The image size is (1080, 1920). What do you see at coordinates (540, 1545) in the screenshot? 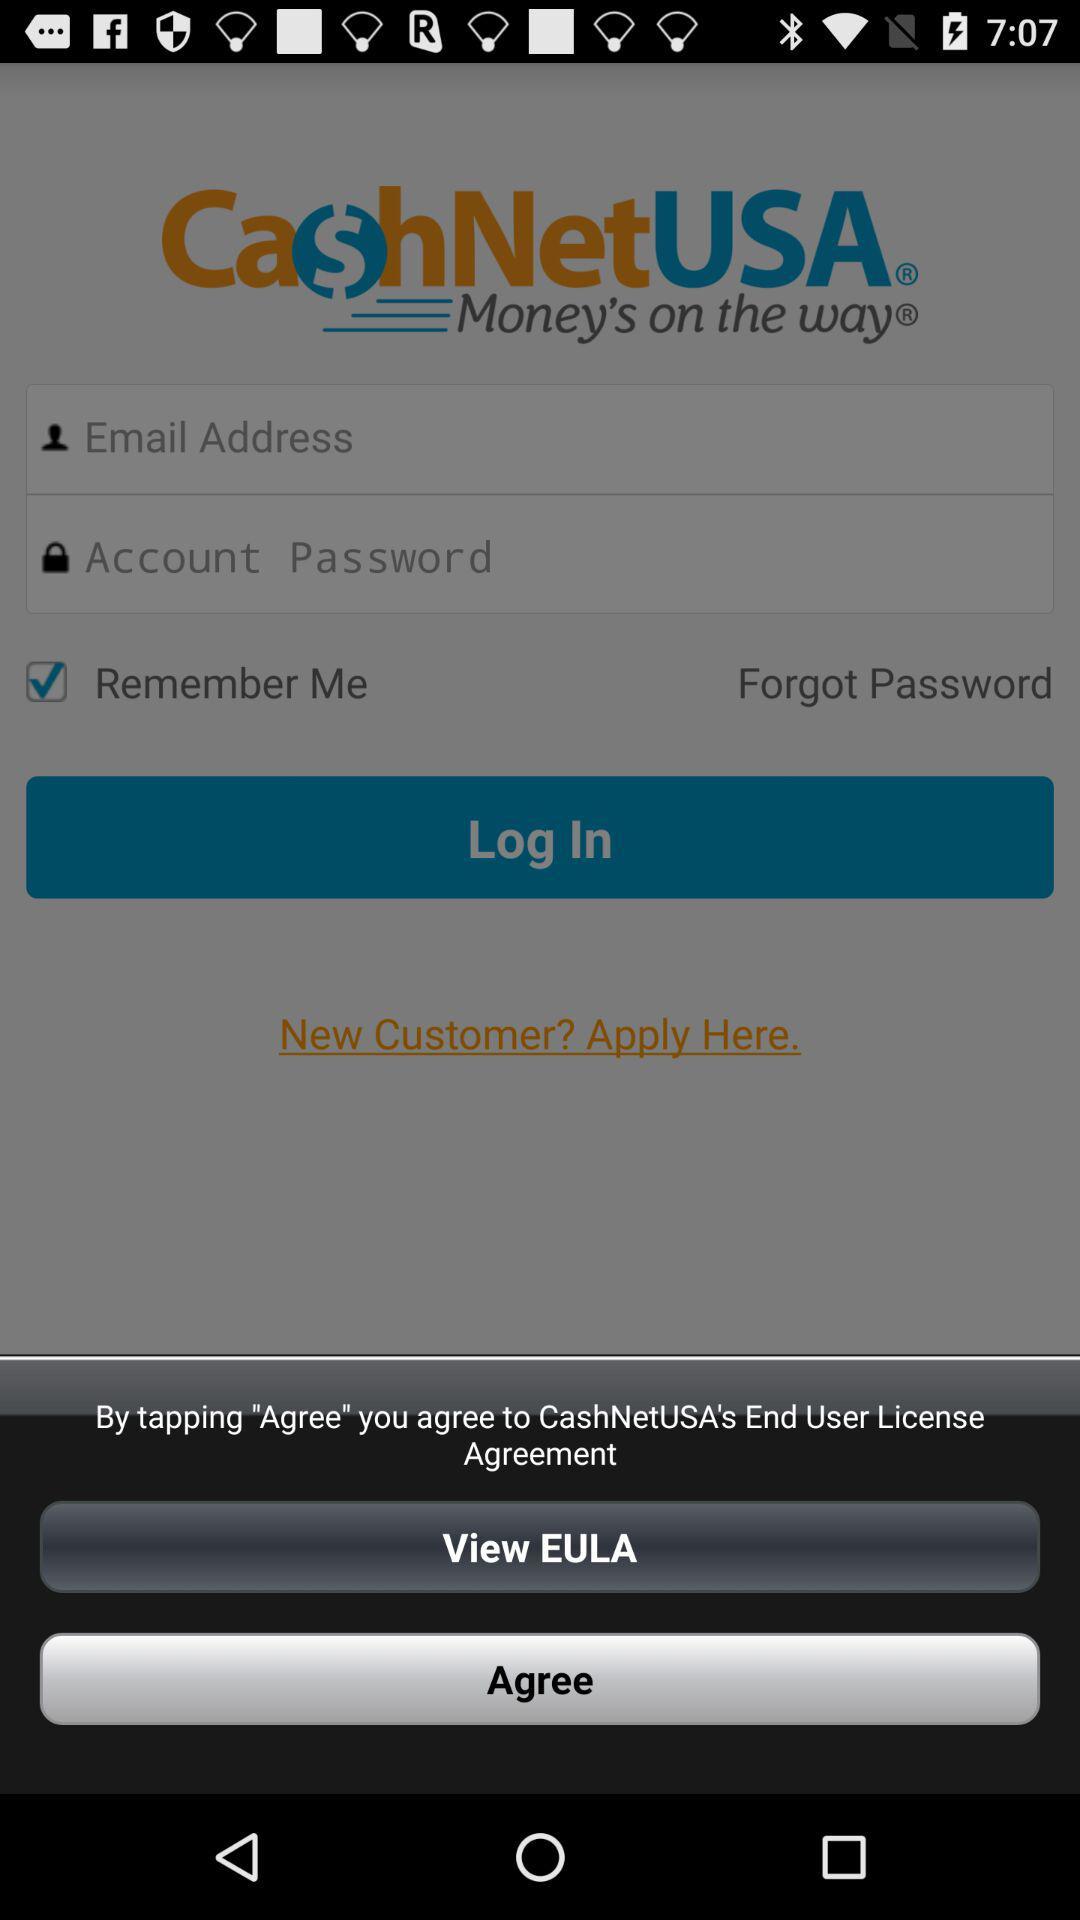
I see `view eula icon` at bounding box center [540, 1545].